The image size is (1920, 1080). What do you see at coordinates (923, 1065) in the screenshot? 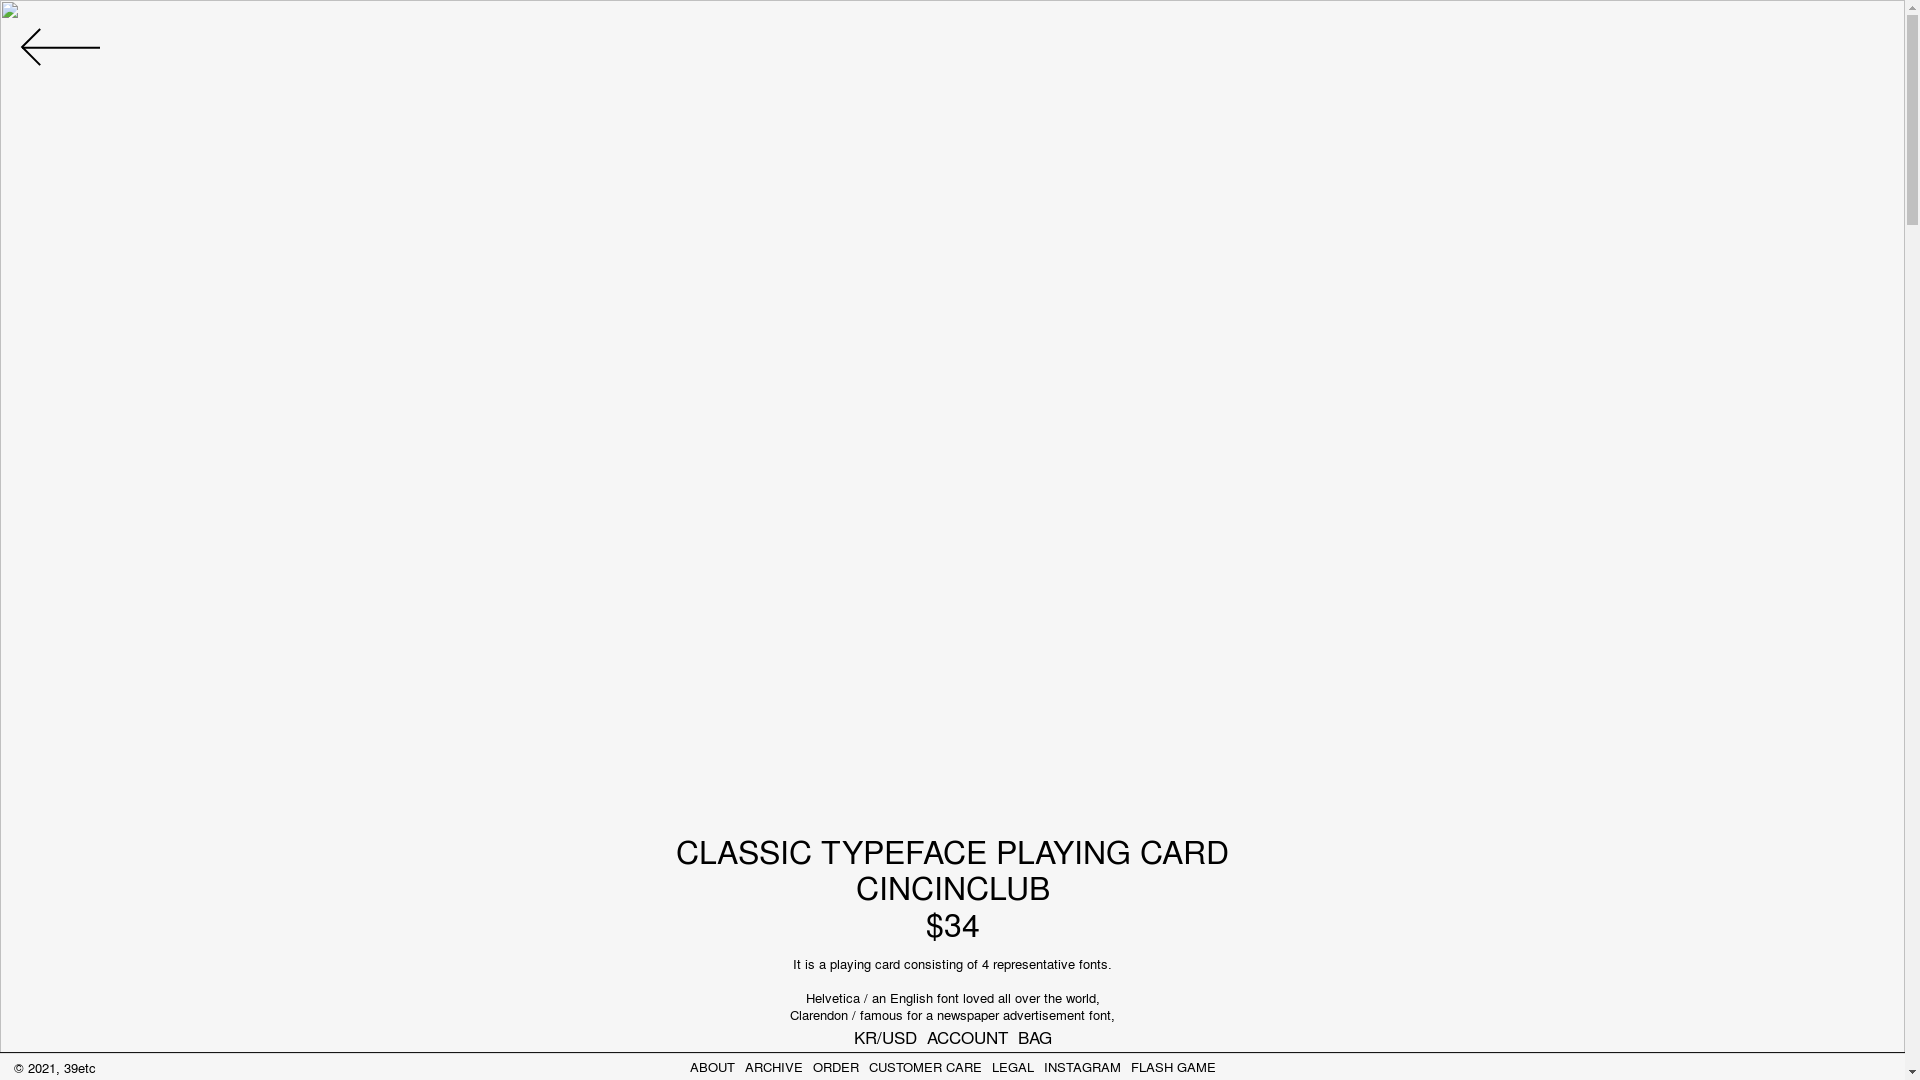
I see `'CUSTOMER CARE'` at bounding box center [923, 1065].